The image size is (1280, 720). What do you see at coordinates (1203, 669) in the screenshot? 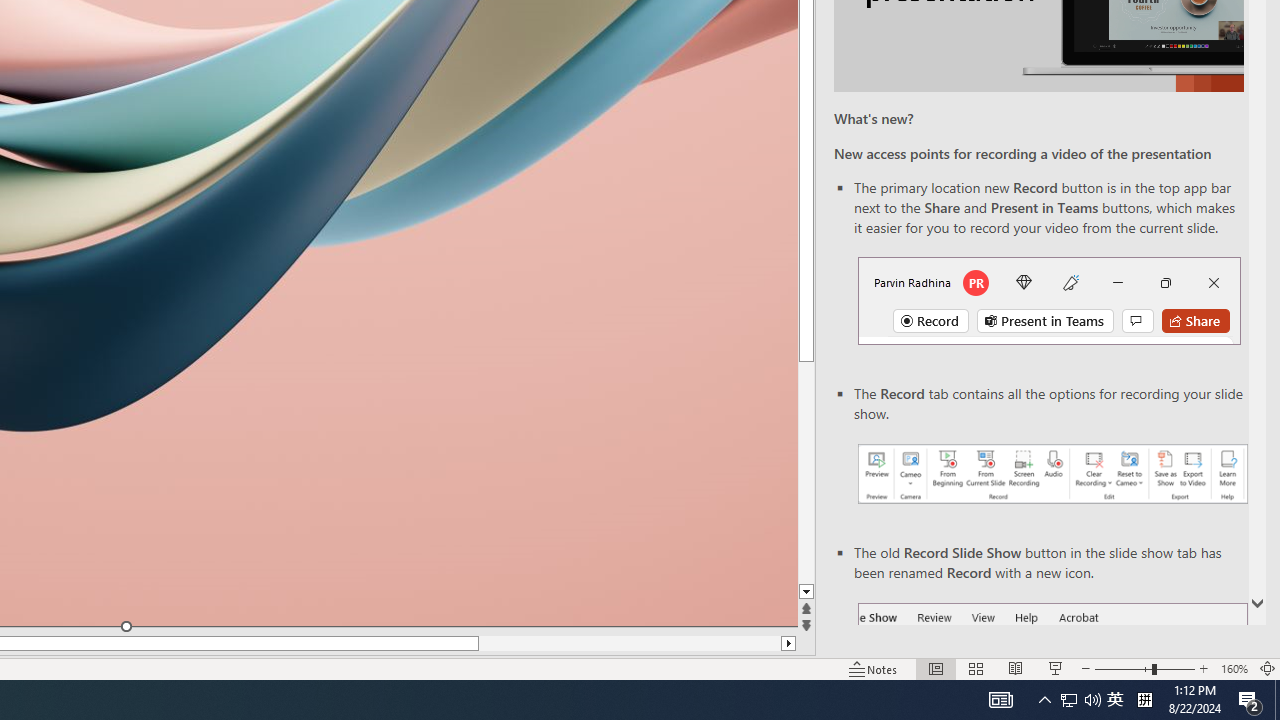
I see `'Zoom In'` at bounding box center [1203, 669].